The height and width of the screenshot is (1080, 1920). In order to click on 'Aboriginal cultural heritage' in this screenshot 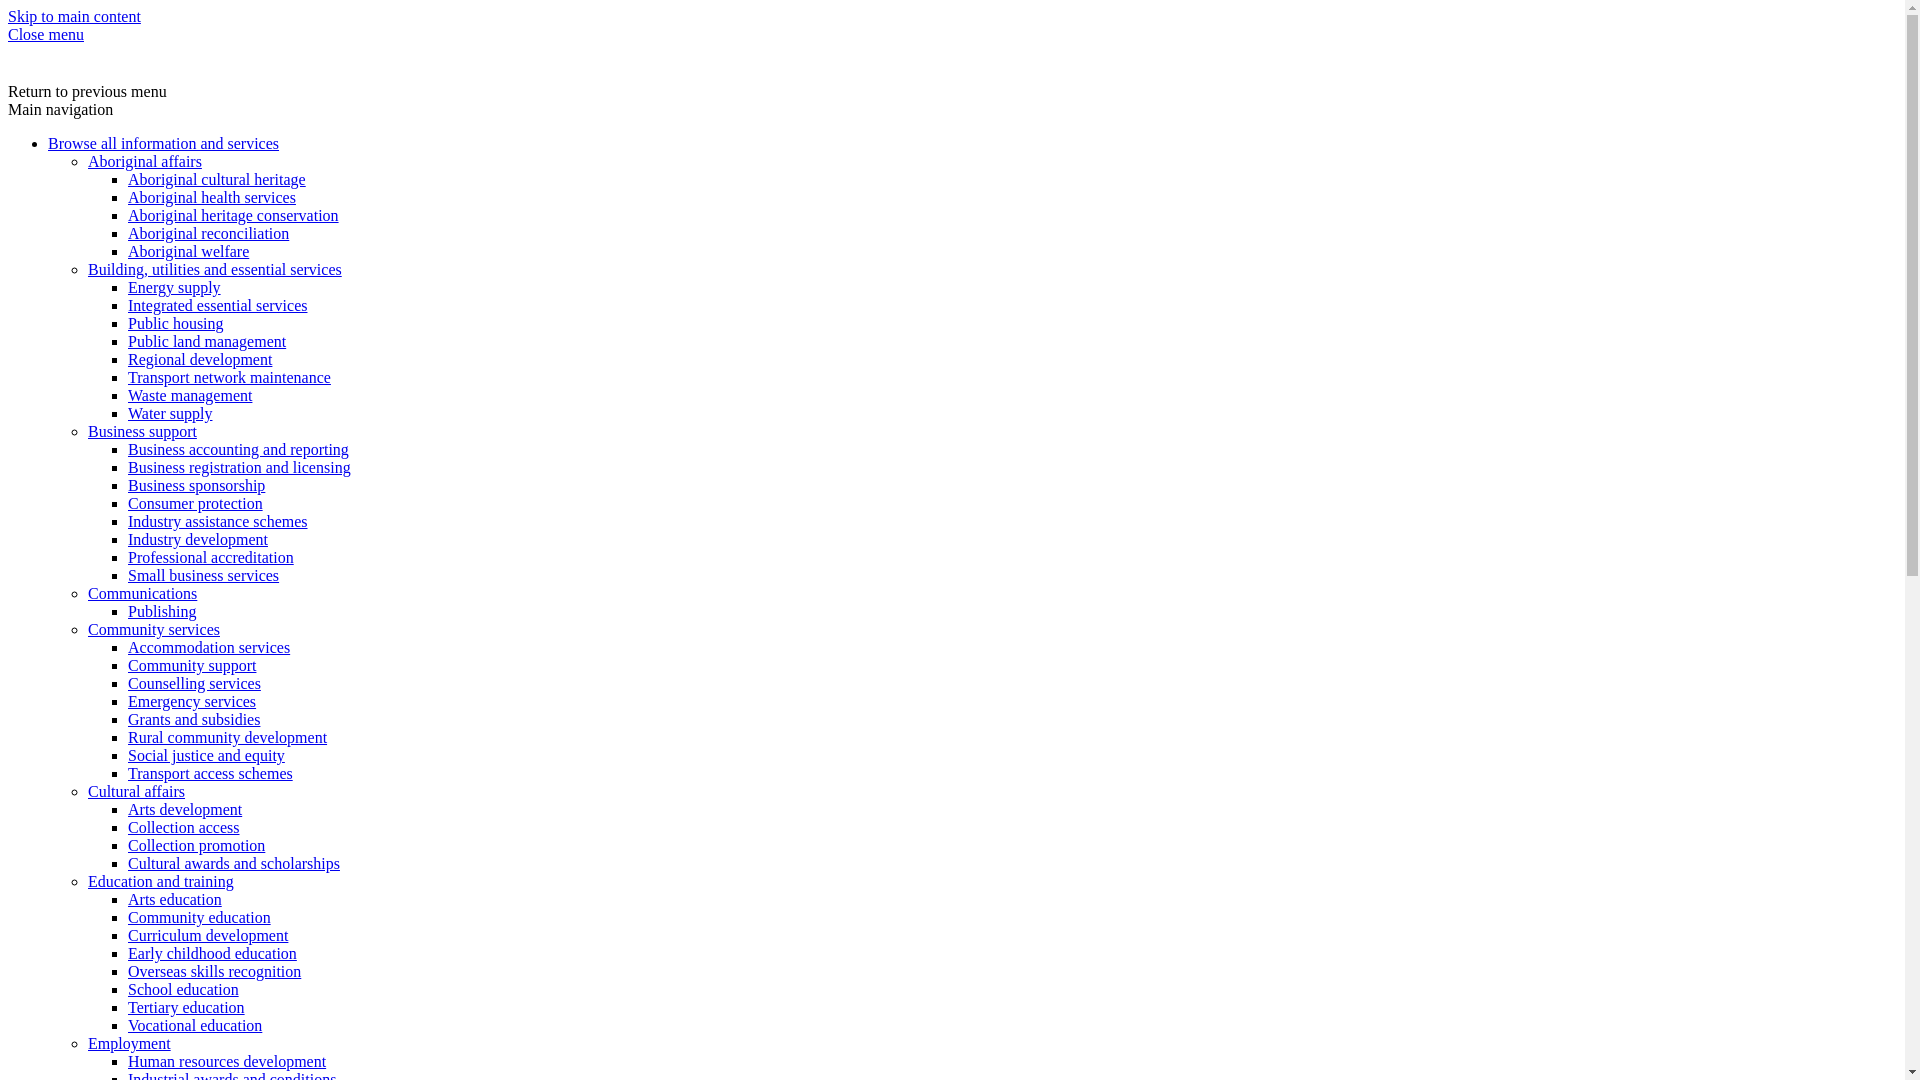, I will do `click(216, 178)`.